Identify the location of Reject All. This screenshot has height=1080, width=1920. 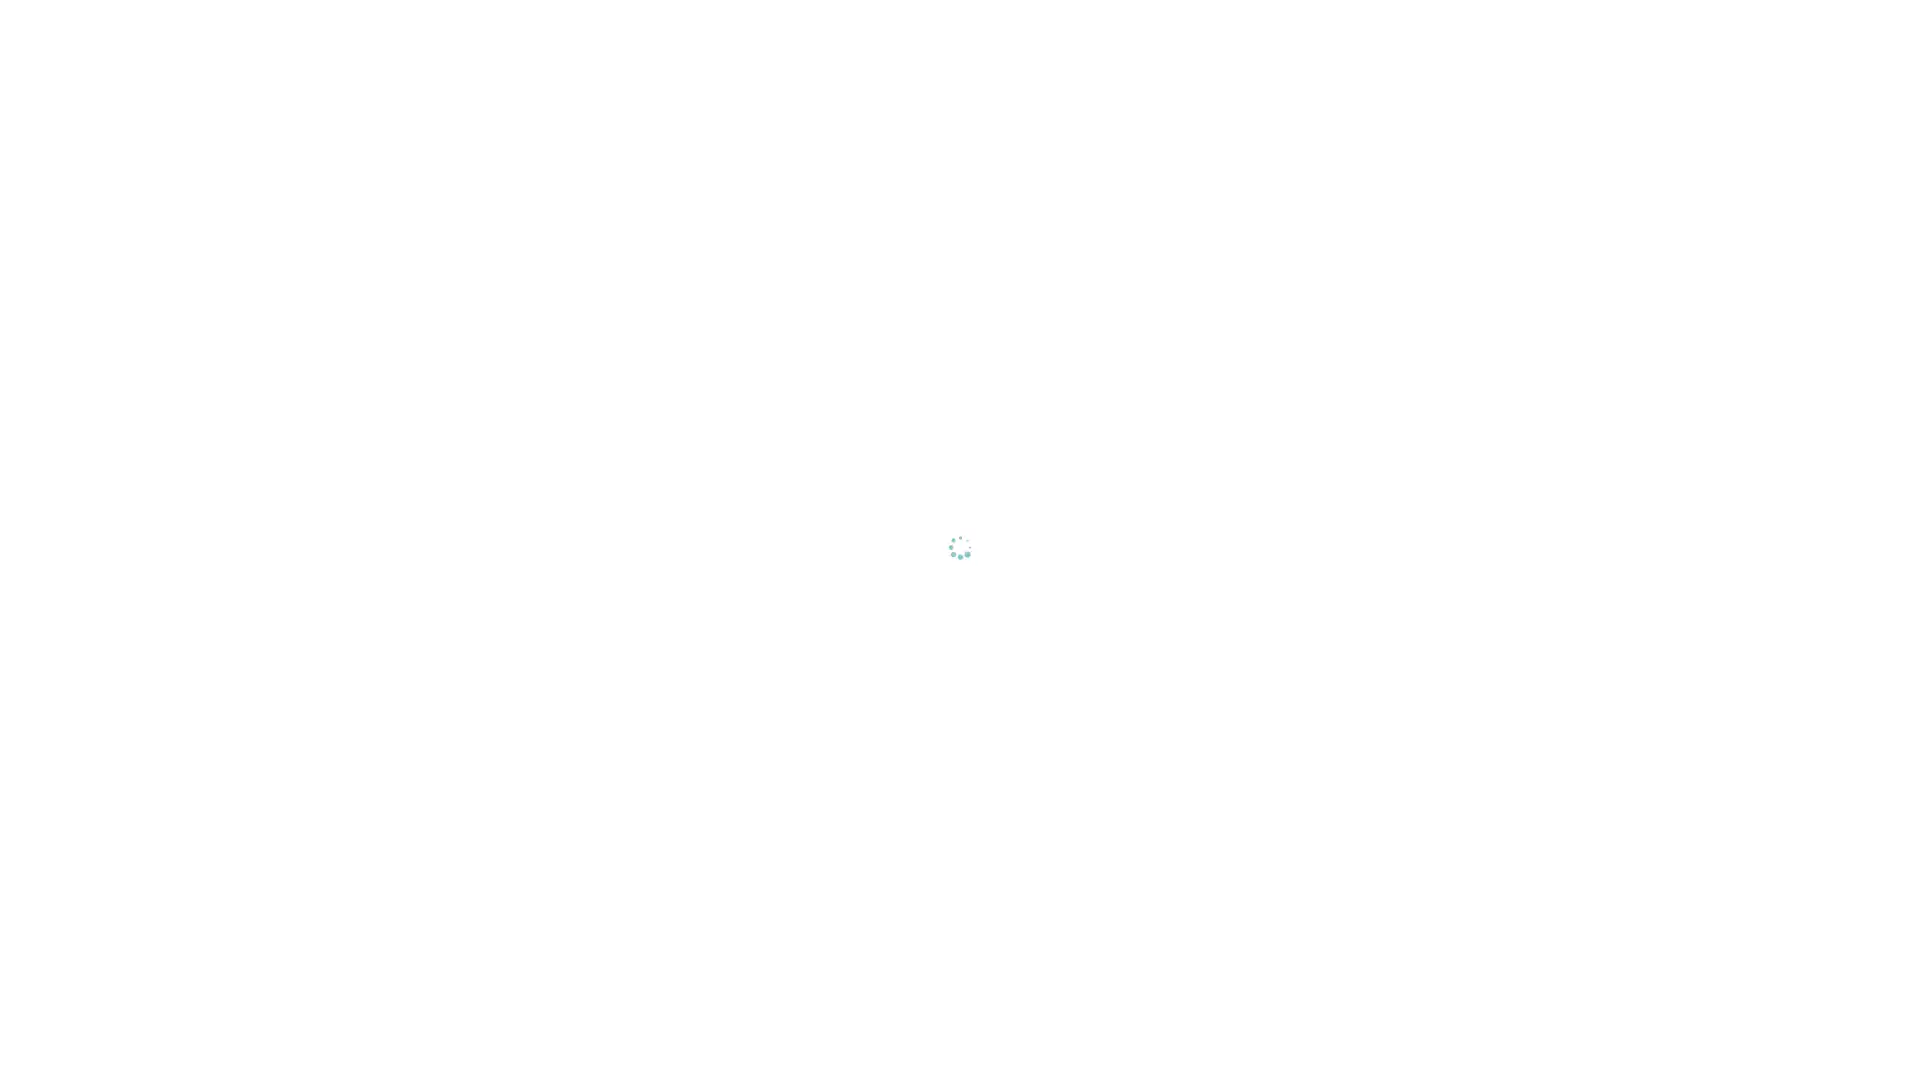
(1043, 226).